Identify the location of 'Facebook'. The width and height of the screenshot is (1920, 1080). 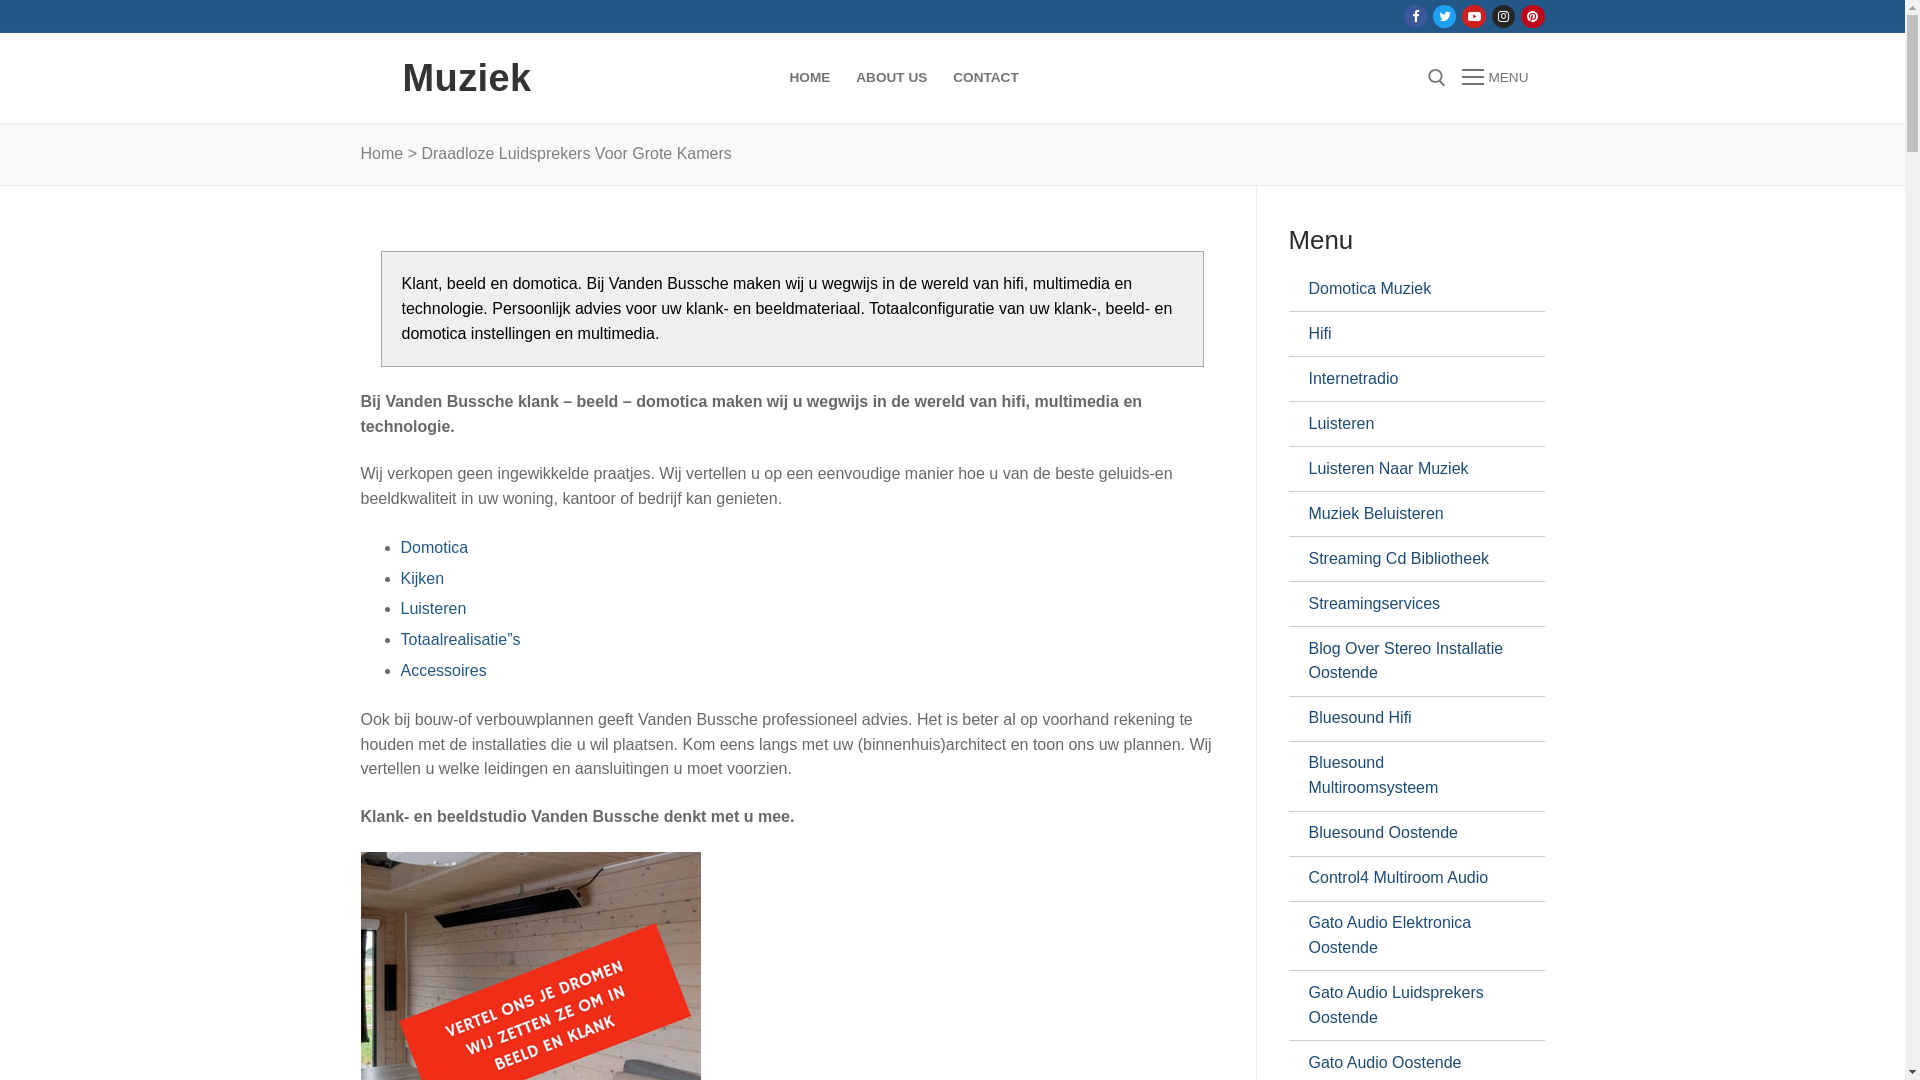
(1414, 16).